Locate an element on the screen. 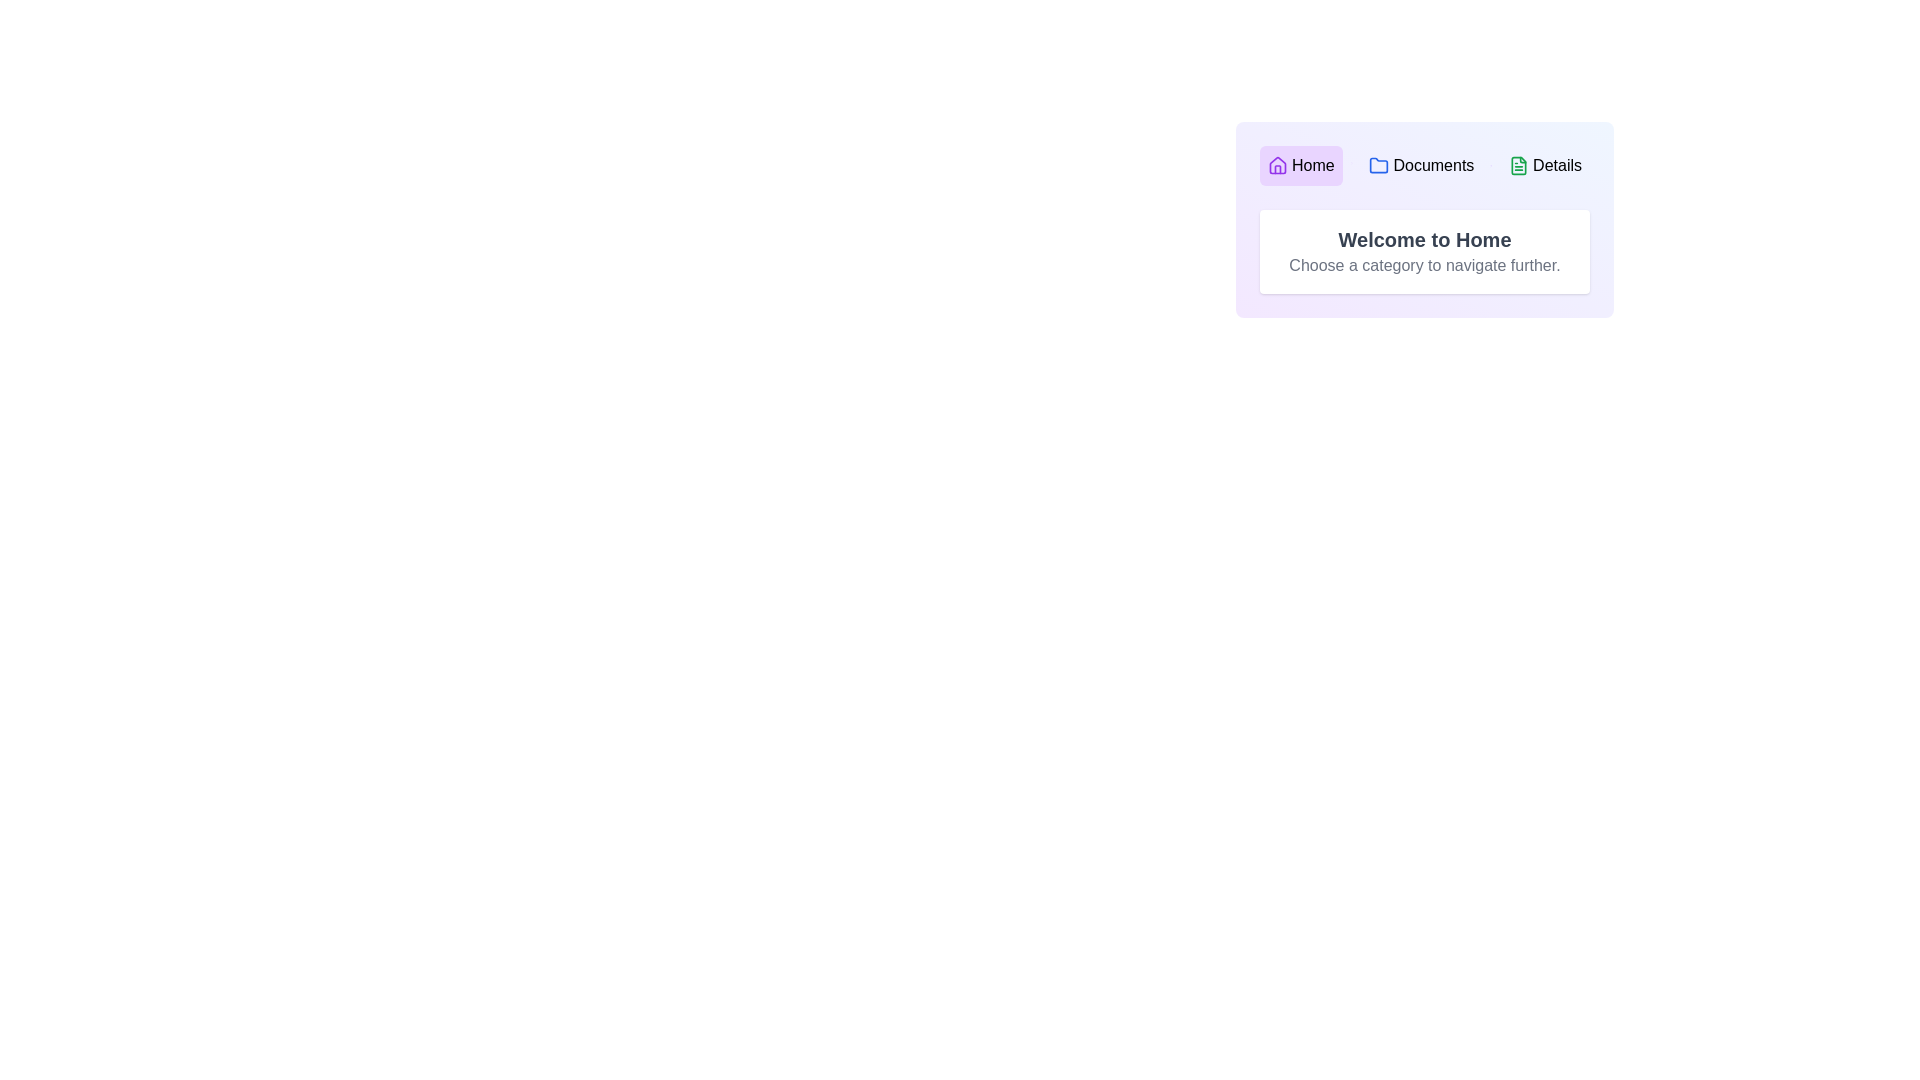  the 'Home' icon in the navigation bar is located at coordinates (1276, 164).